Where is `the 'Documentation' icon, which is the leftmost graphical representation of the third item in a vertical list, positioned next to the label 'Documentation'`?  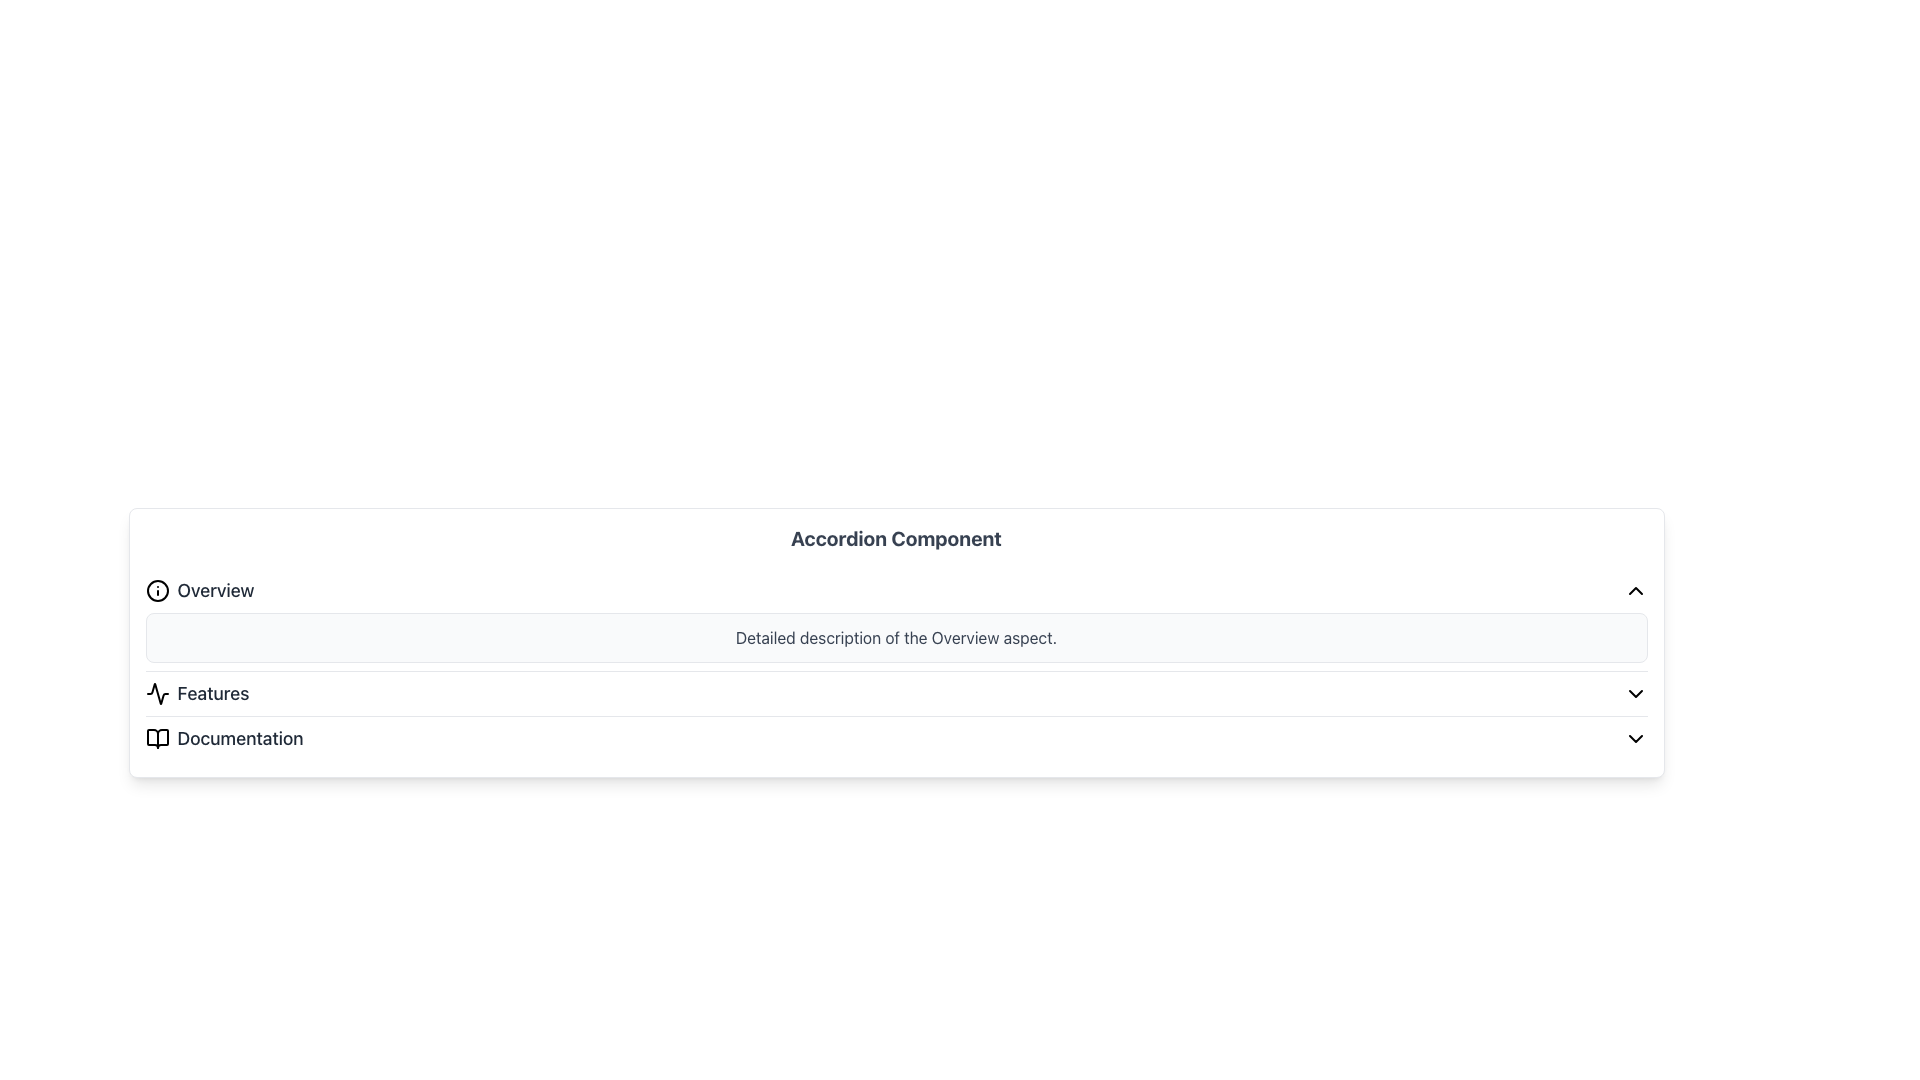 the 'Documentation' icon, which is the leftmost graphical representation of the third item in a vertical list, positioned next to the label 'Documentation' is located at coordinates (156, 739).